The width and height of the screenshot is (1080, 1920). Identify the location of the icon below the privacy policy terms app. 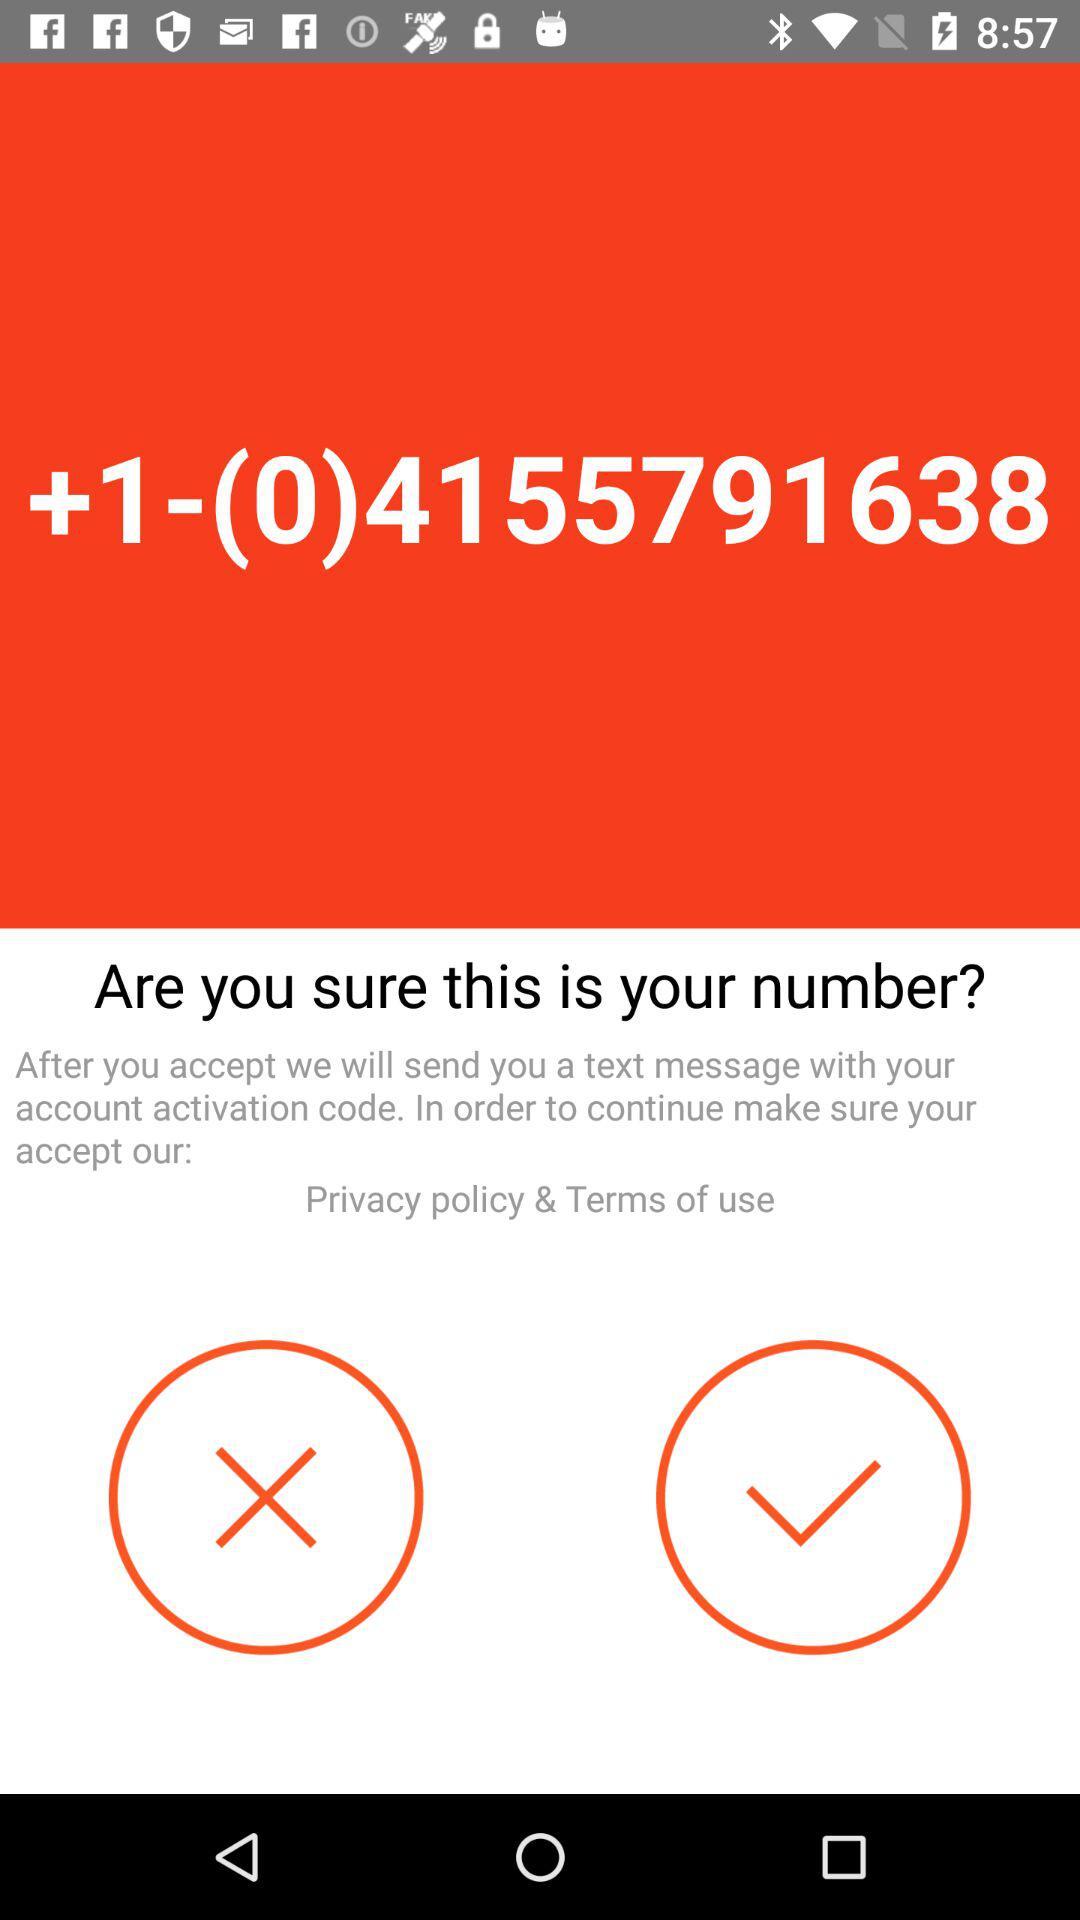
(265, 1497).